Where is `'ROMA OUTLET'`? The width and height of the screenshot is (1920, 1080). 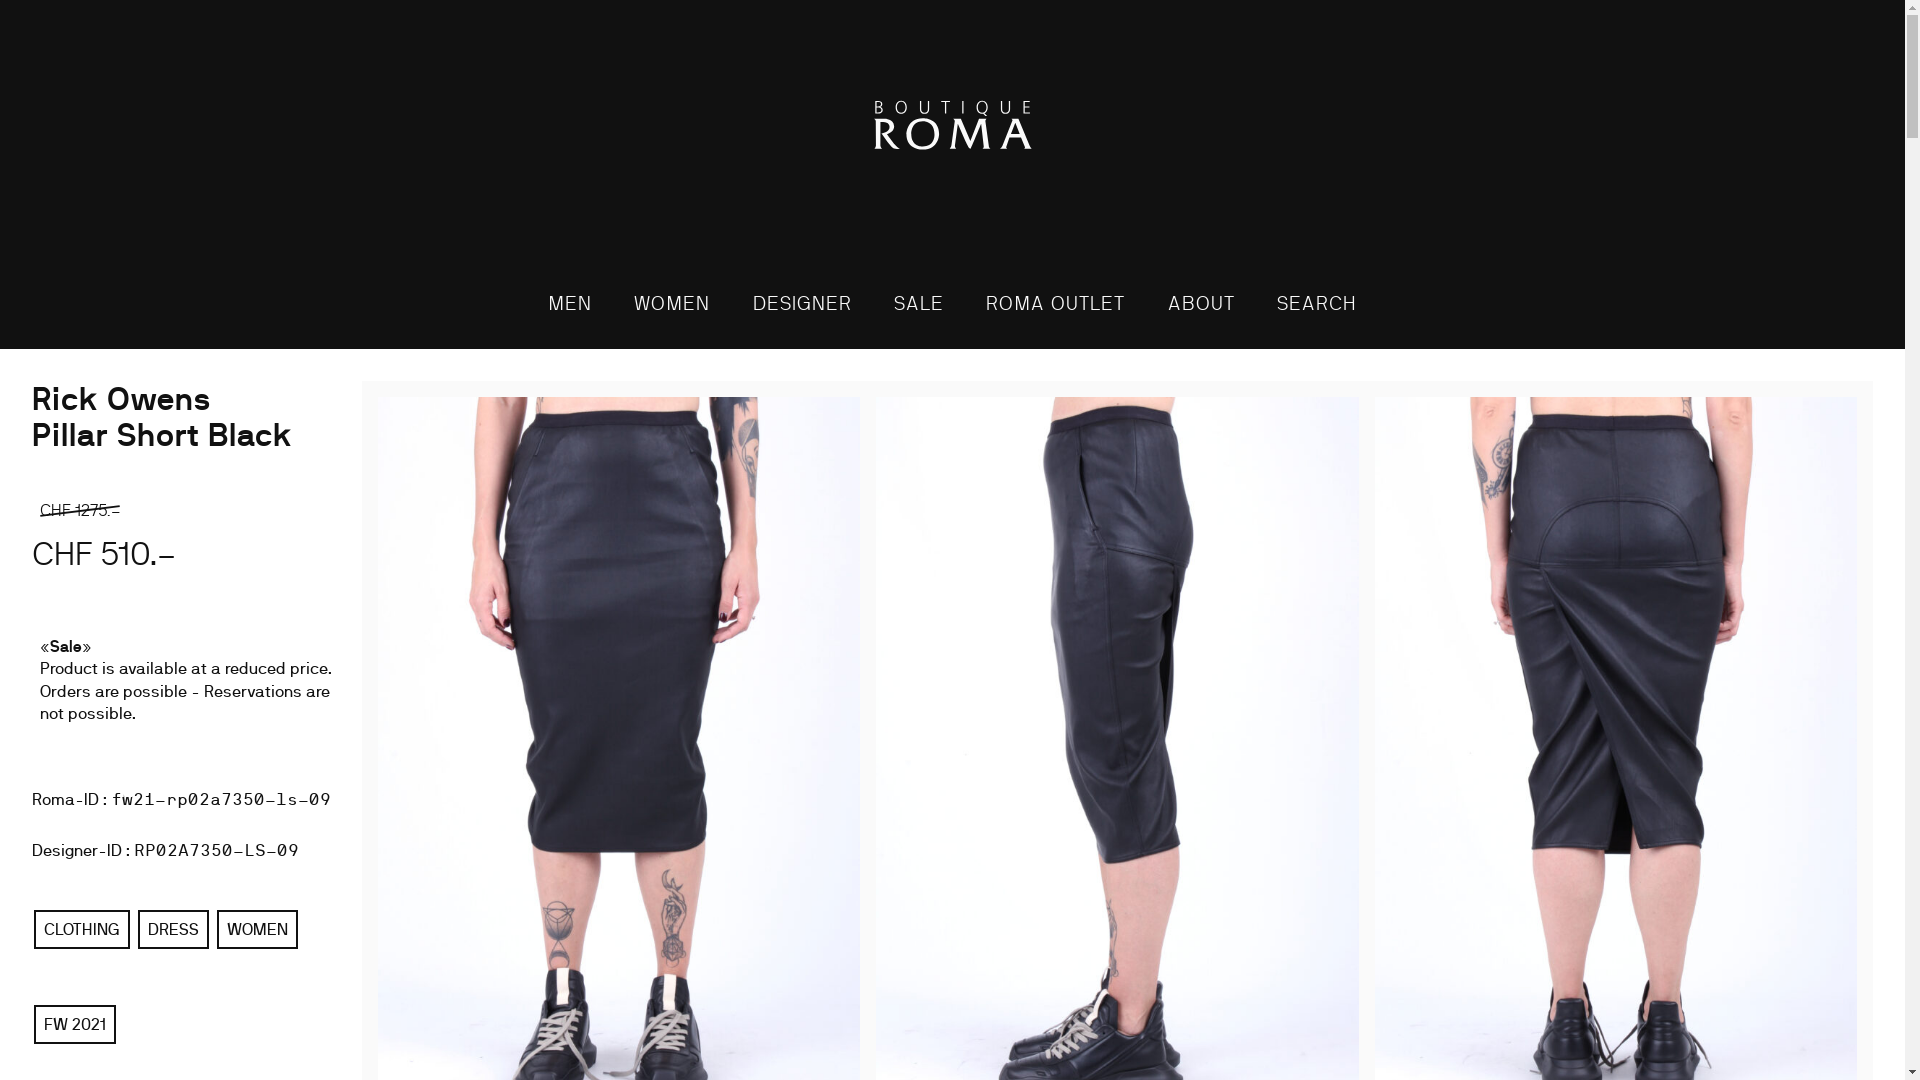 'ROMA OUTLET' is located at coordinates (1054, 303).